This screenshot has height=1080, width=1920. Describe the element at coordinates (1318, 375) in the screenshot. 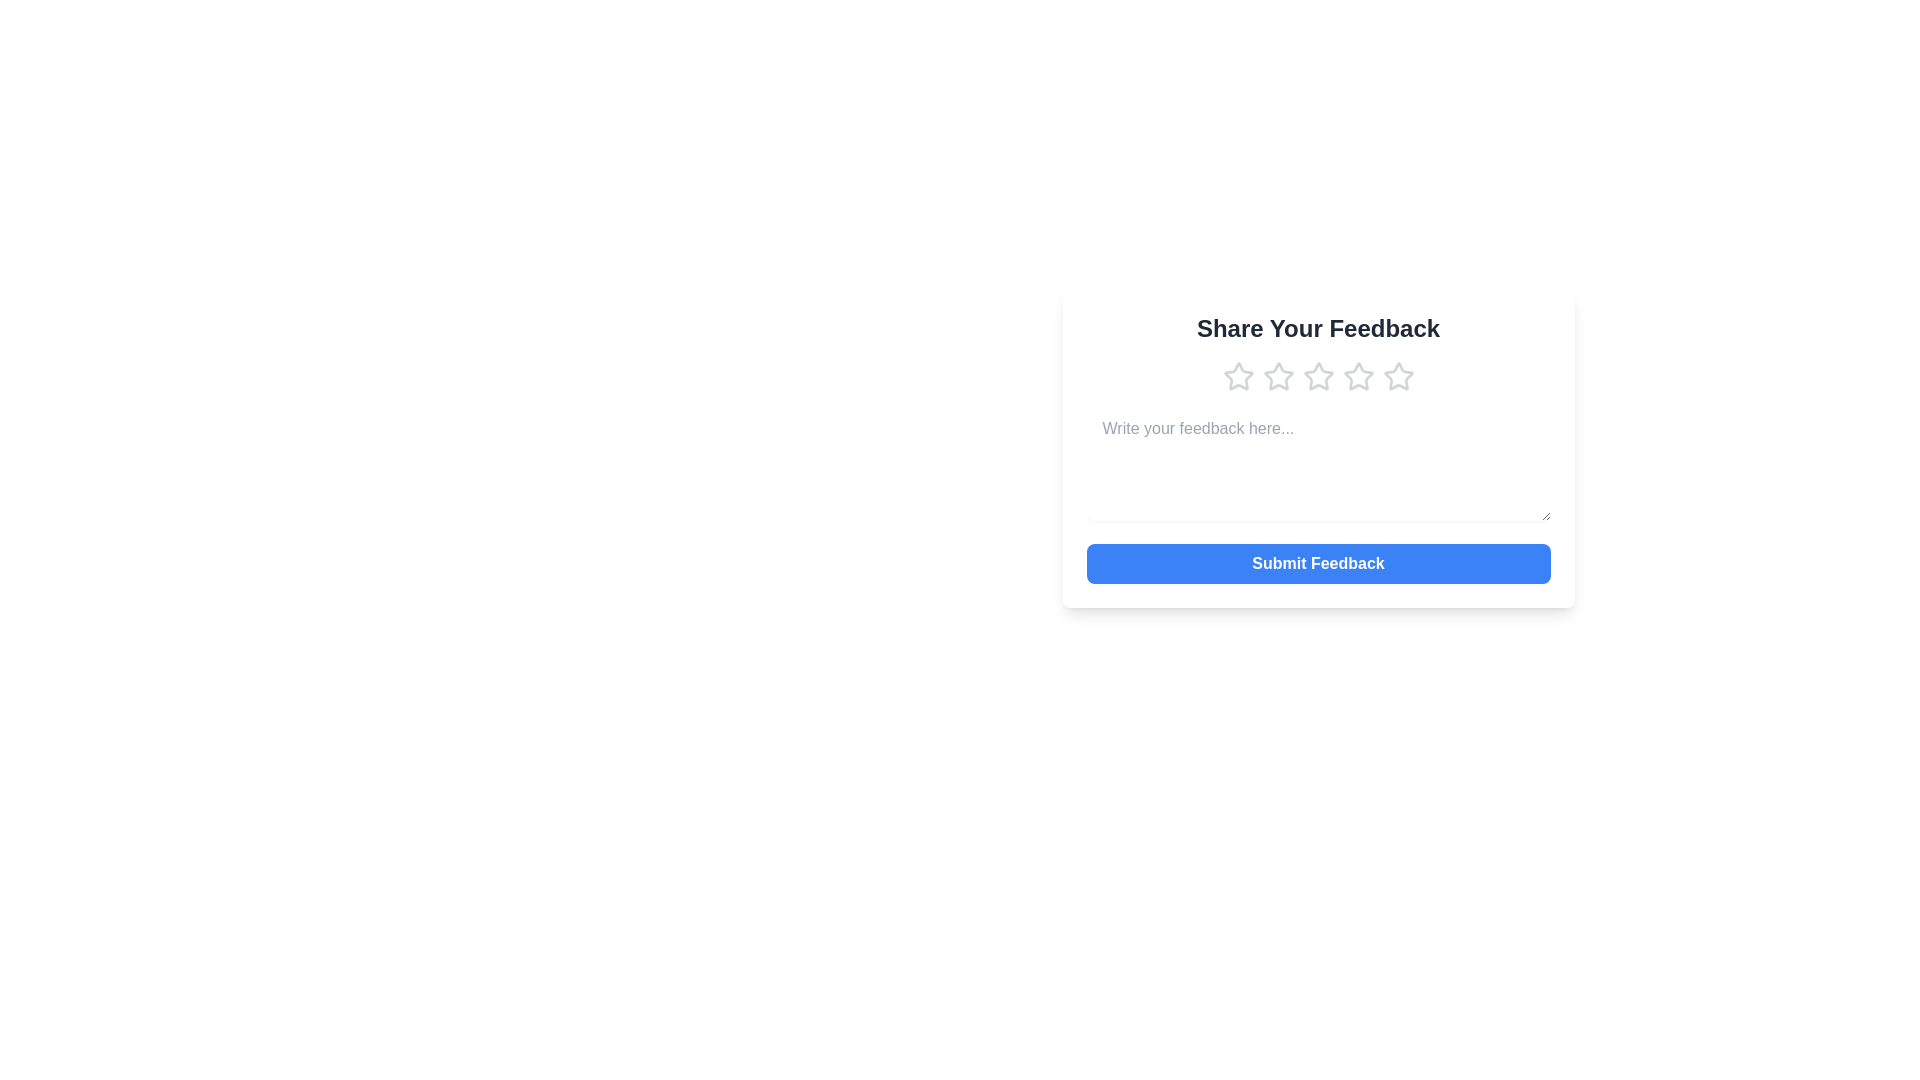

I see `the third star icon in the rating system located below 'Share Your Feedback'` at that location.